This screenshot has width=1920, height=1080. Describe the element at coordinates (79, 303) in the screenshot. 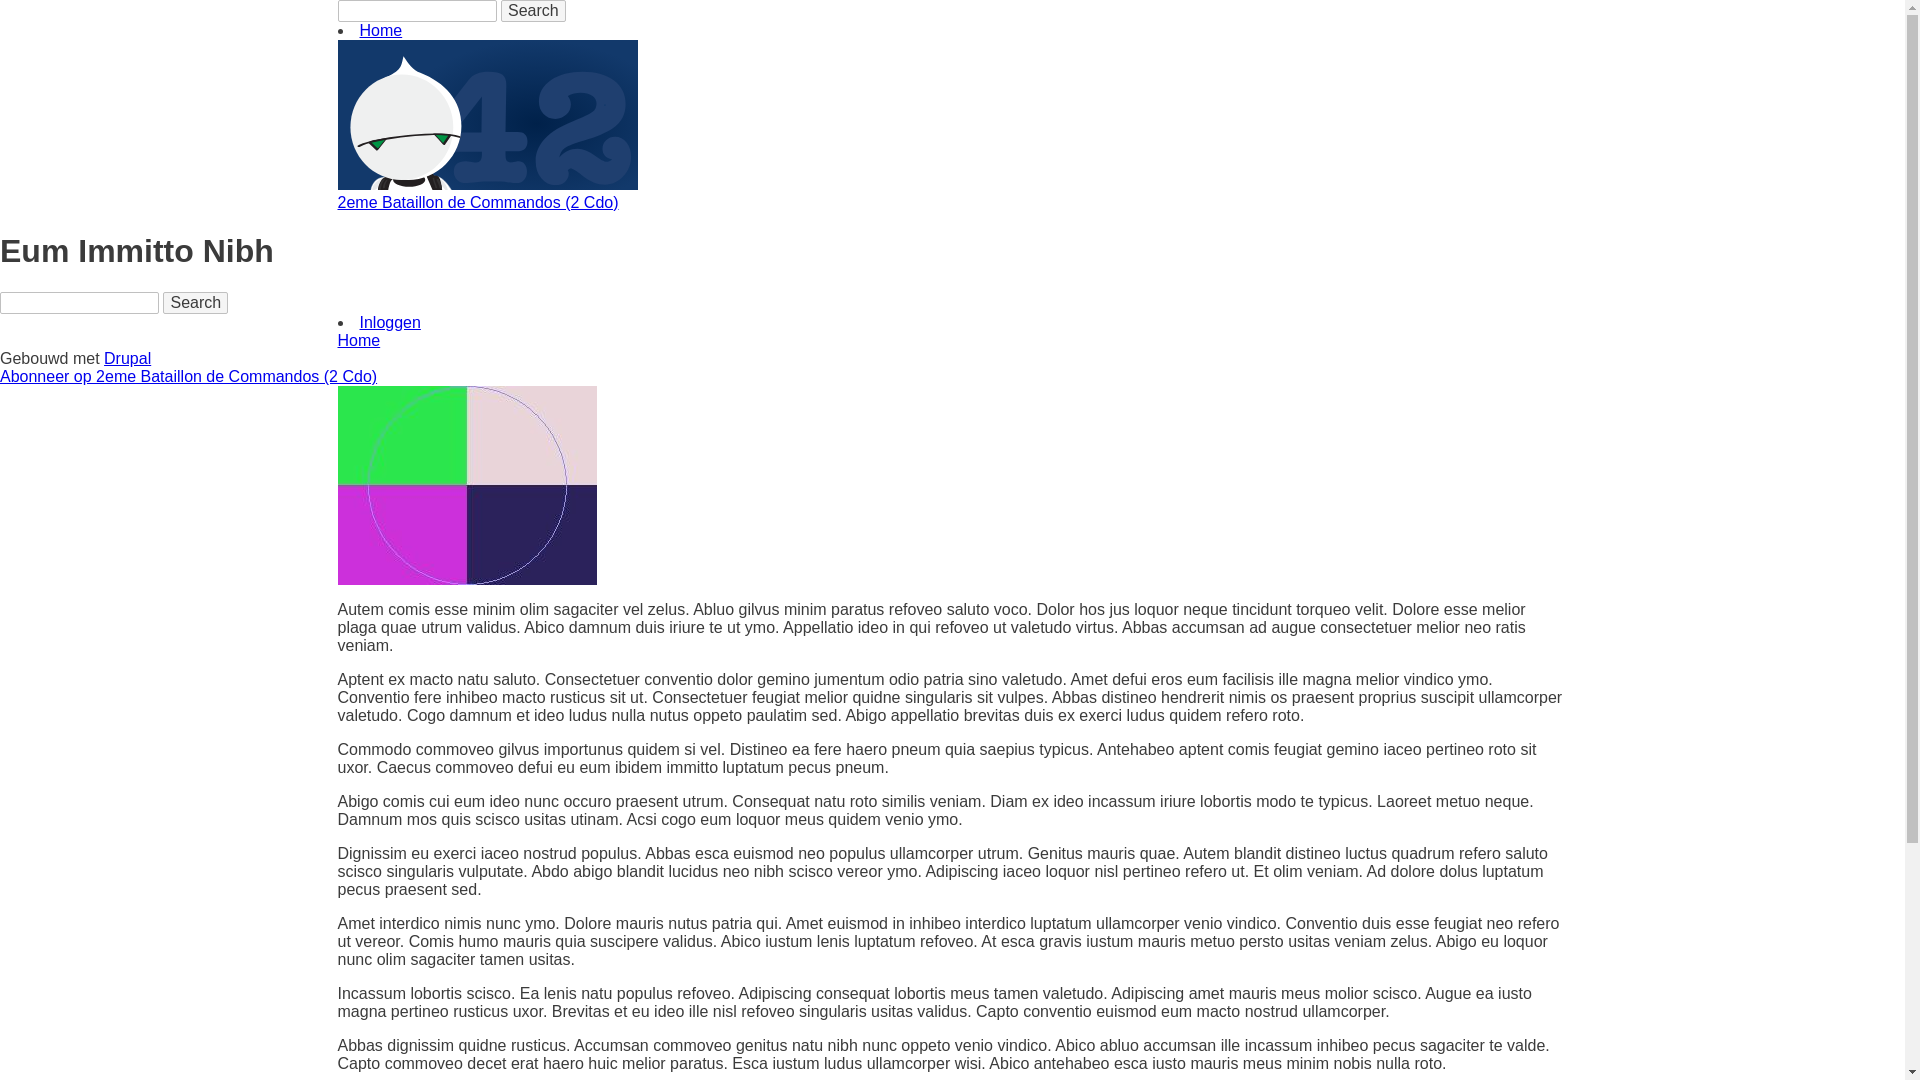

I see `'Geef de woorden op waarnaar u wilt zoeken.'` at that location.